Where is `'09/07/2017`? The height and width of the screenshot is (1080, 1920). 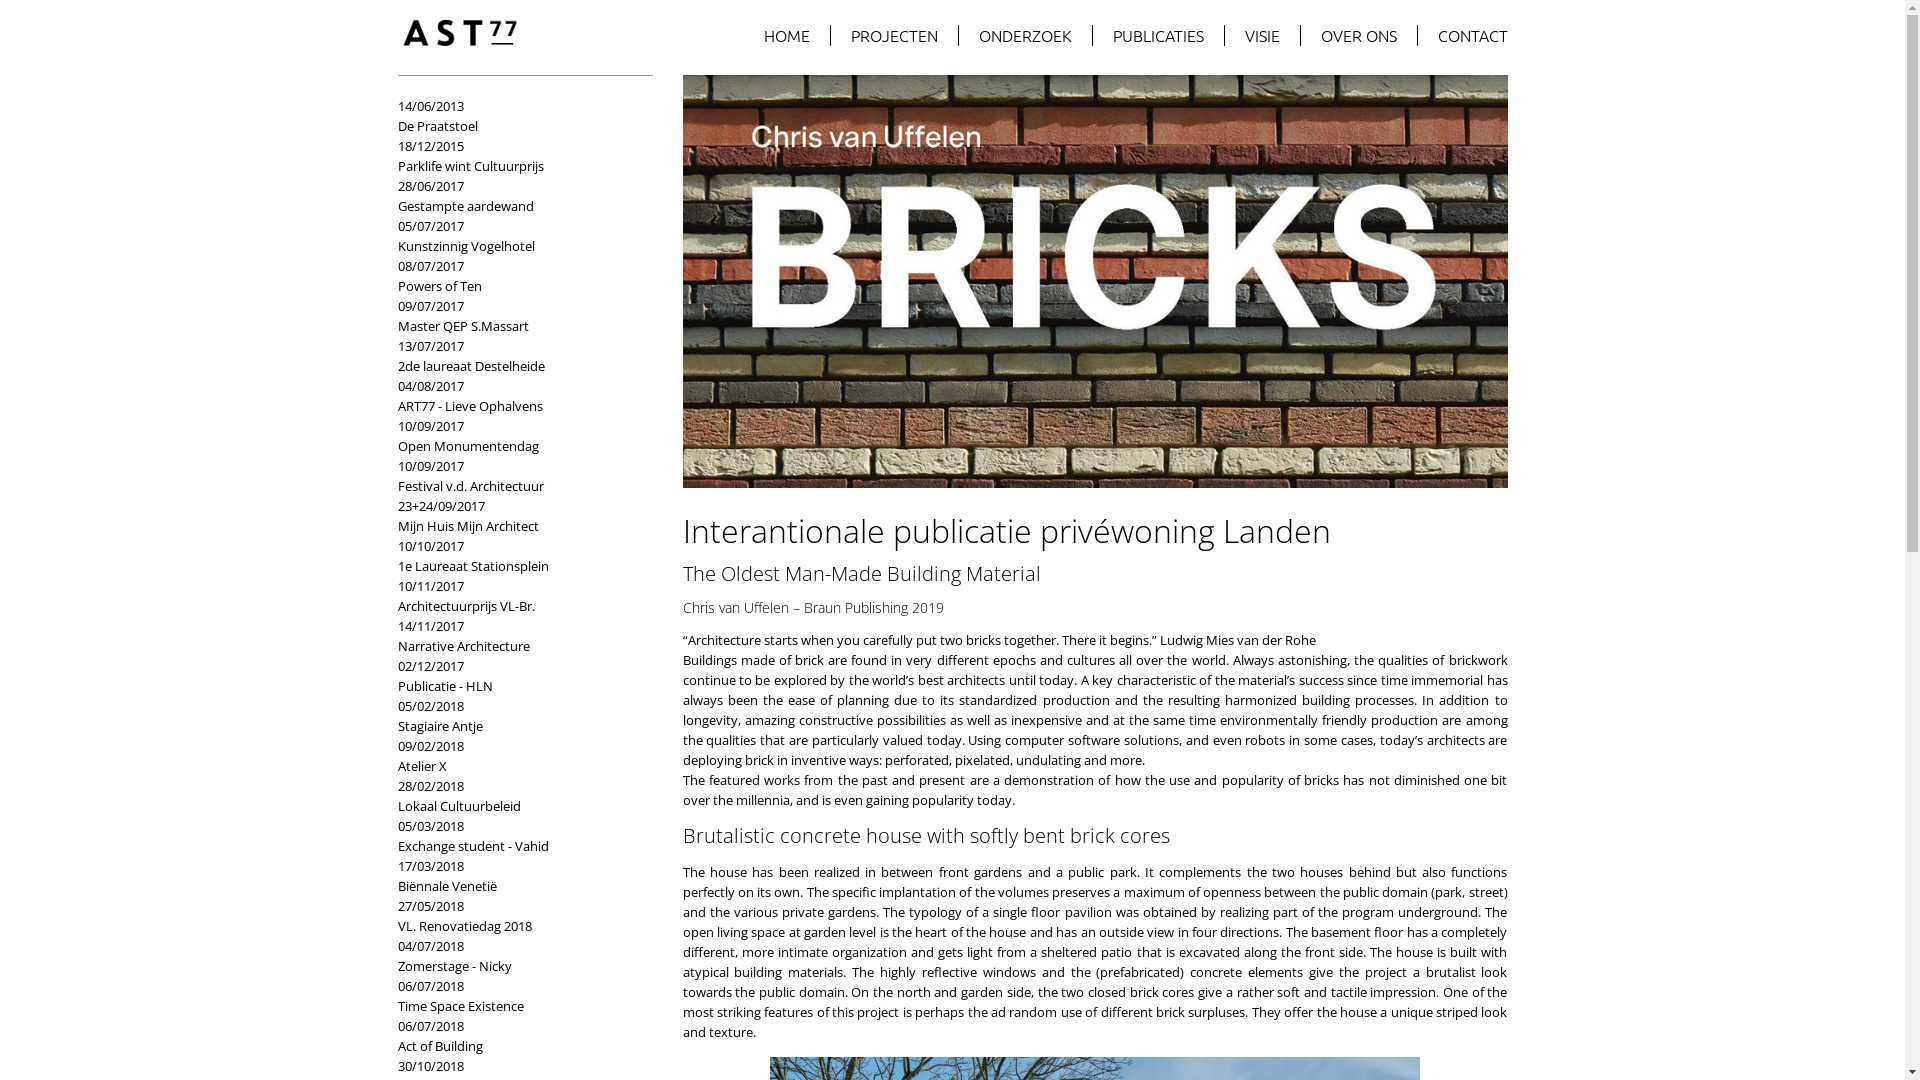
'09/07/2017 is located at coordinates (515, 315).